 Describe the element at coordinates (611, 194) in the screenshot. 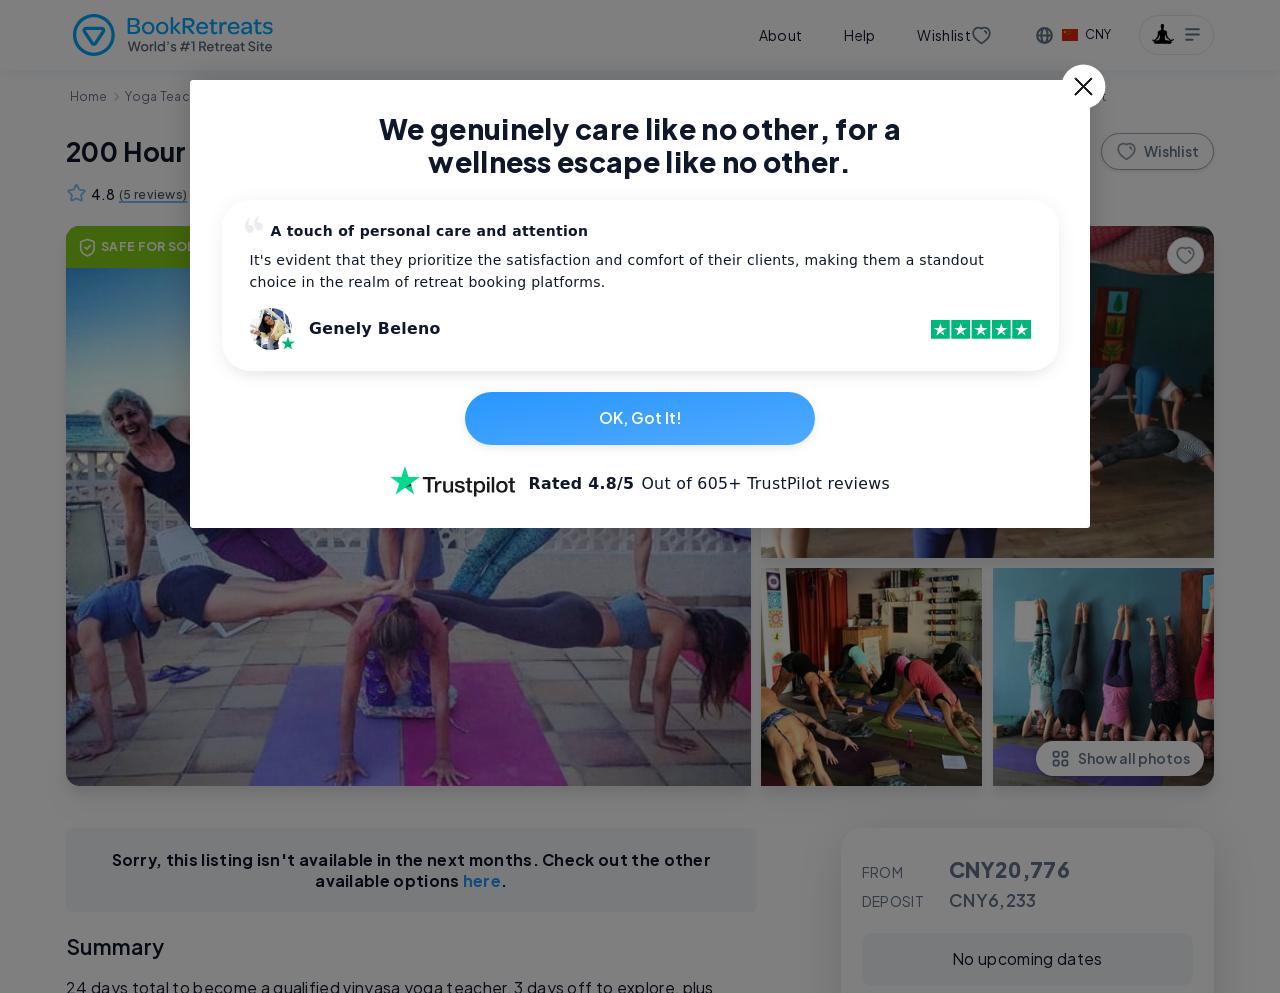

I see `'Best Price Guarantee'` at that location.